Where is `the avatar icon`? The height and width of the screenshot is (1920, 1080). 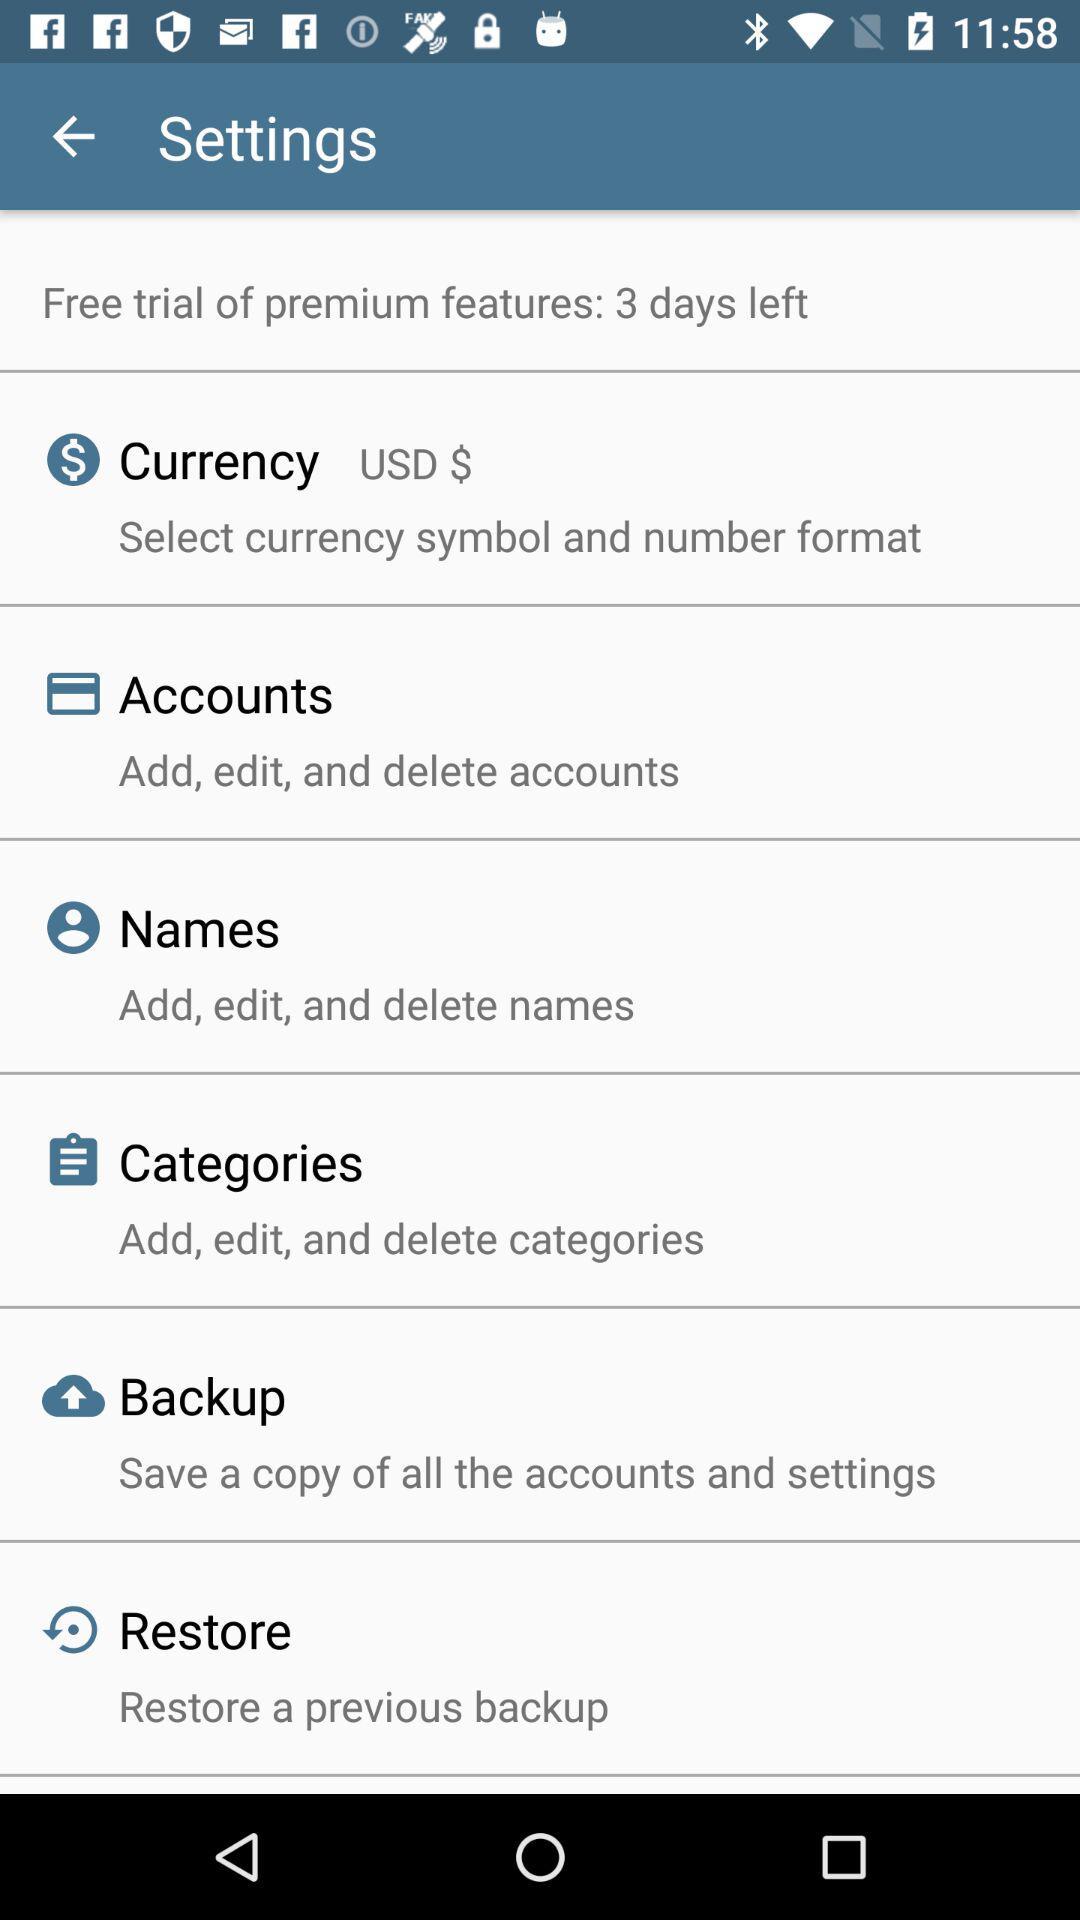
the avatar icon is located at coordinates (51, 900).